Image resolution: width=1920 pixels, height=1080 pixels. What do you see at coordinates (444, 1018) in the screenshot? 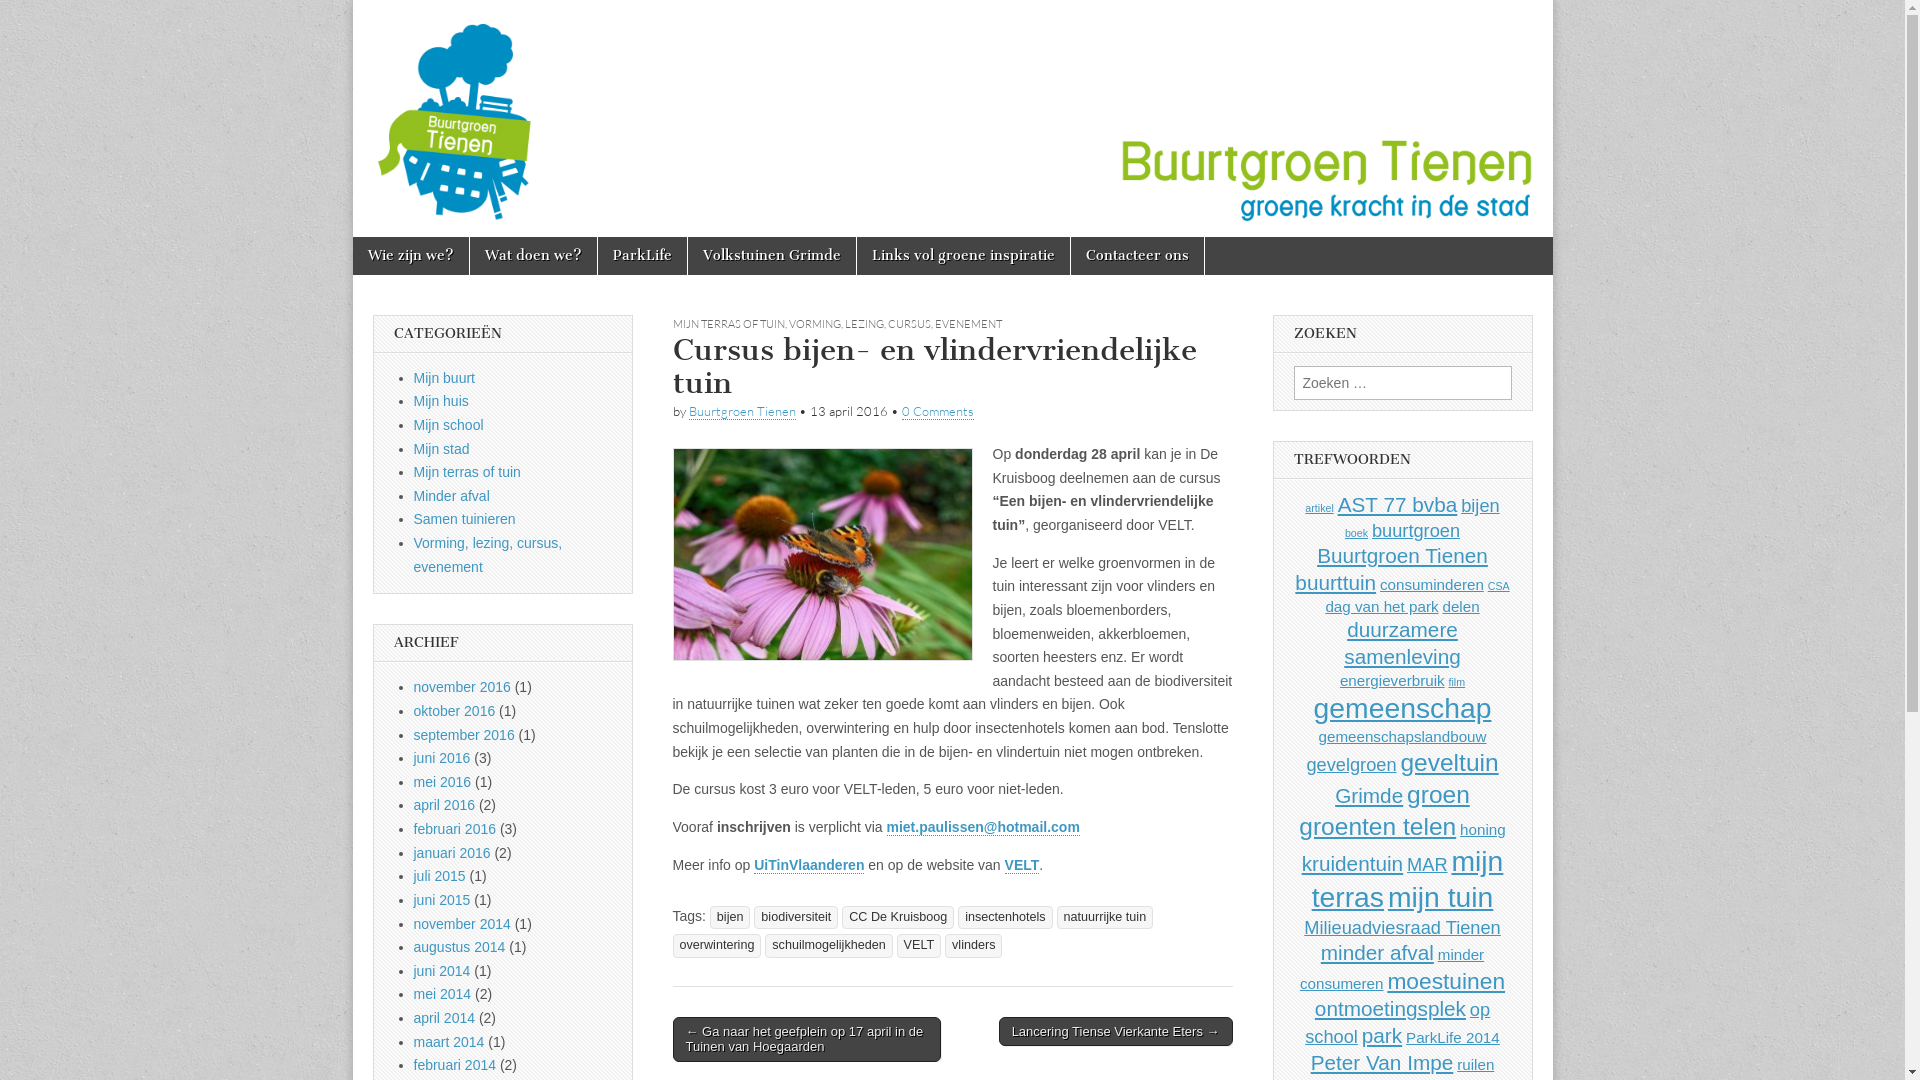
I see `'april 2014'` at bounding box center [444, 1018].